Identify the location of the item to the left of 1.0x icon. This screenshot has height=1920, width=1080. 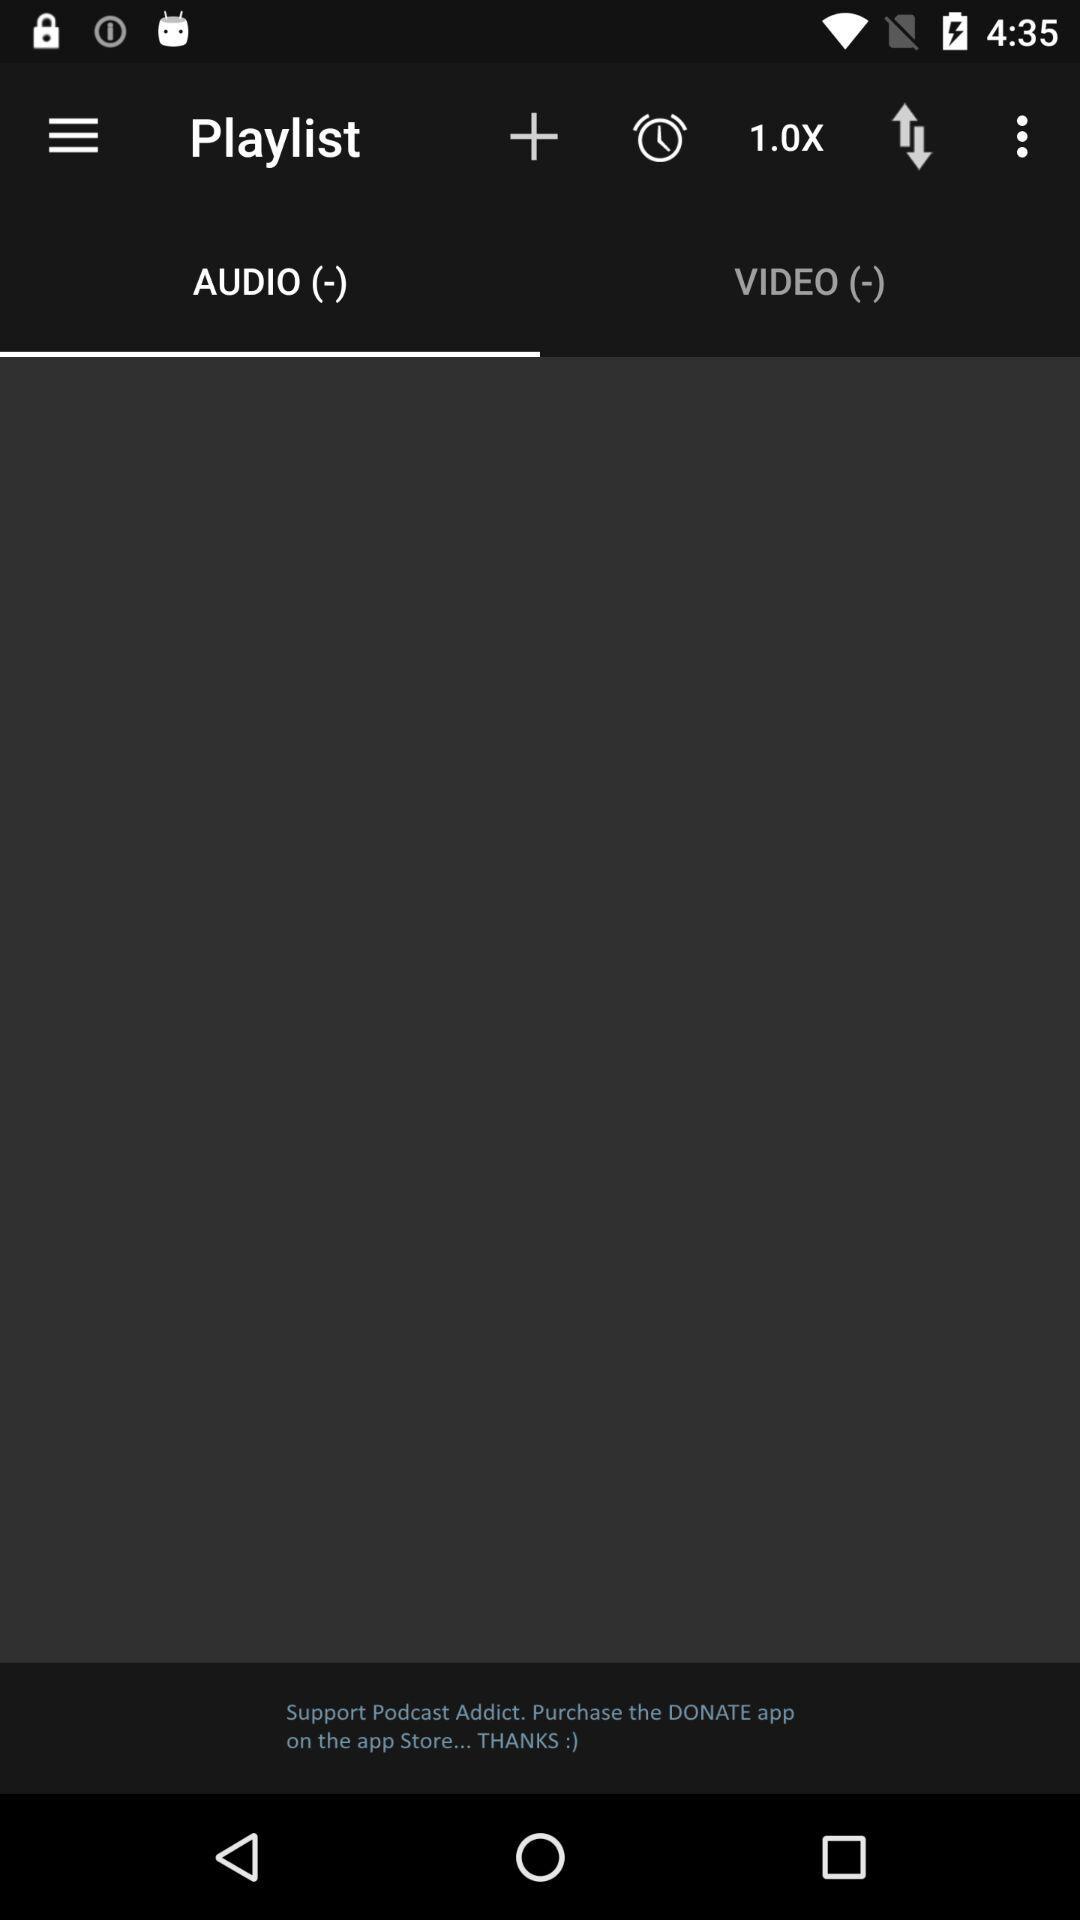
(659, 135).